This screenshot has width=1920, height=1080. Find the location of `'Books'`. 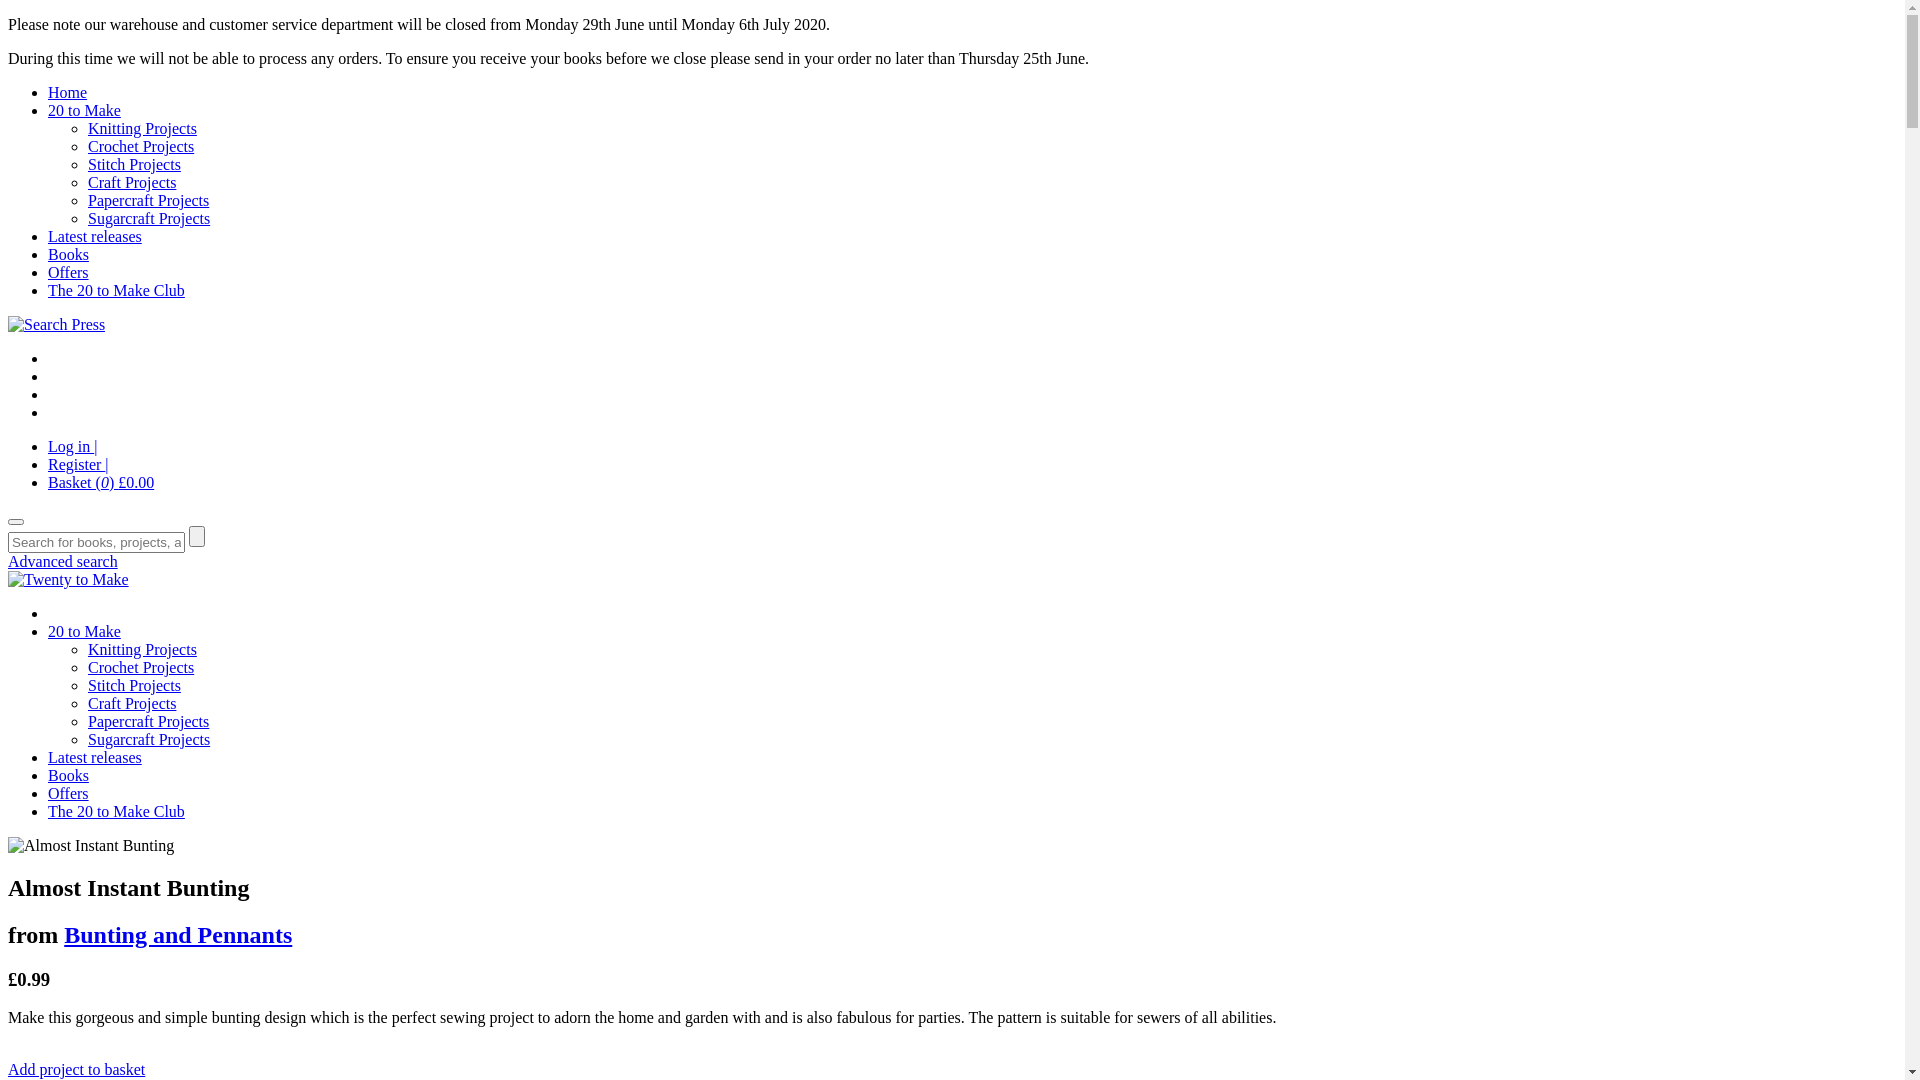

'Books' is located at coordinates (68, 253).